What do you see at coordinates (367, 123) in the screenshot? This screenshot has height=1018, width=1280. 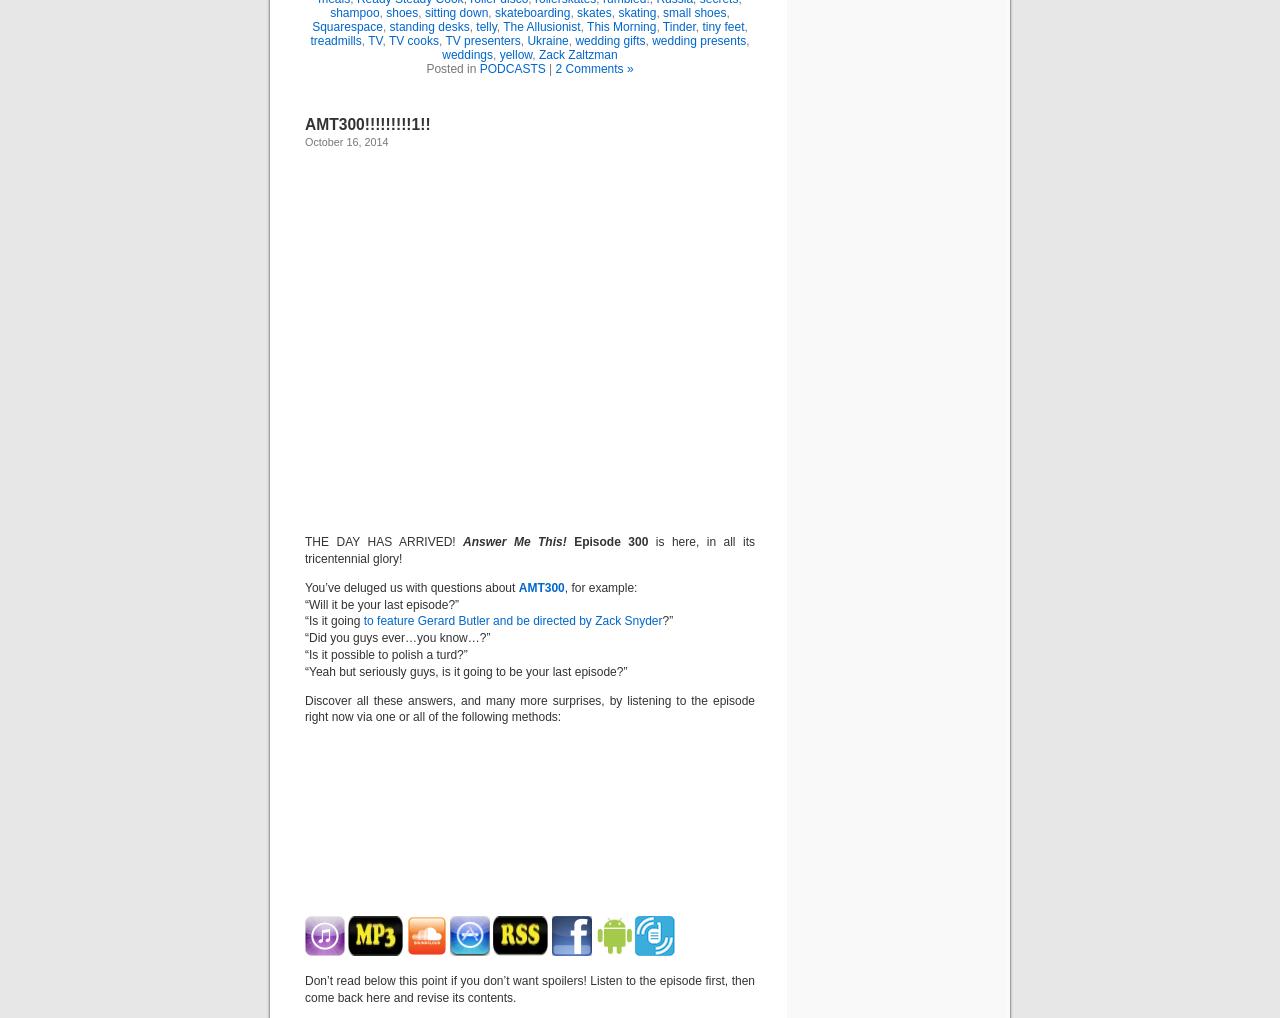 I see `'AMT300!!!!!!!!!1!!'` at bounding box center [367, 123].